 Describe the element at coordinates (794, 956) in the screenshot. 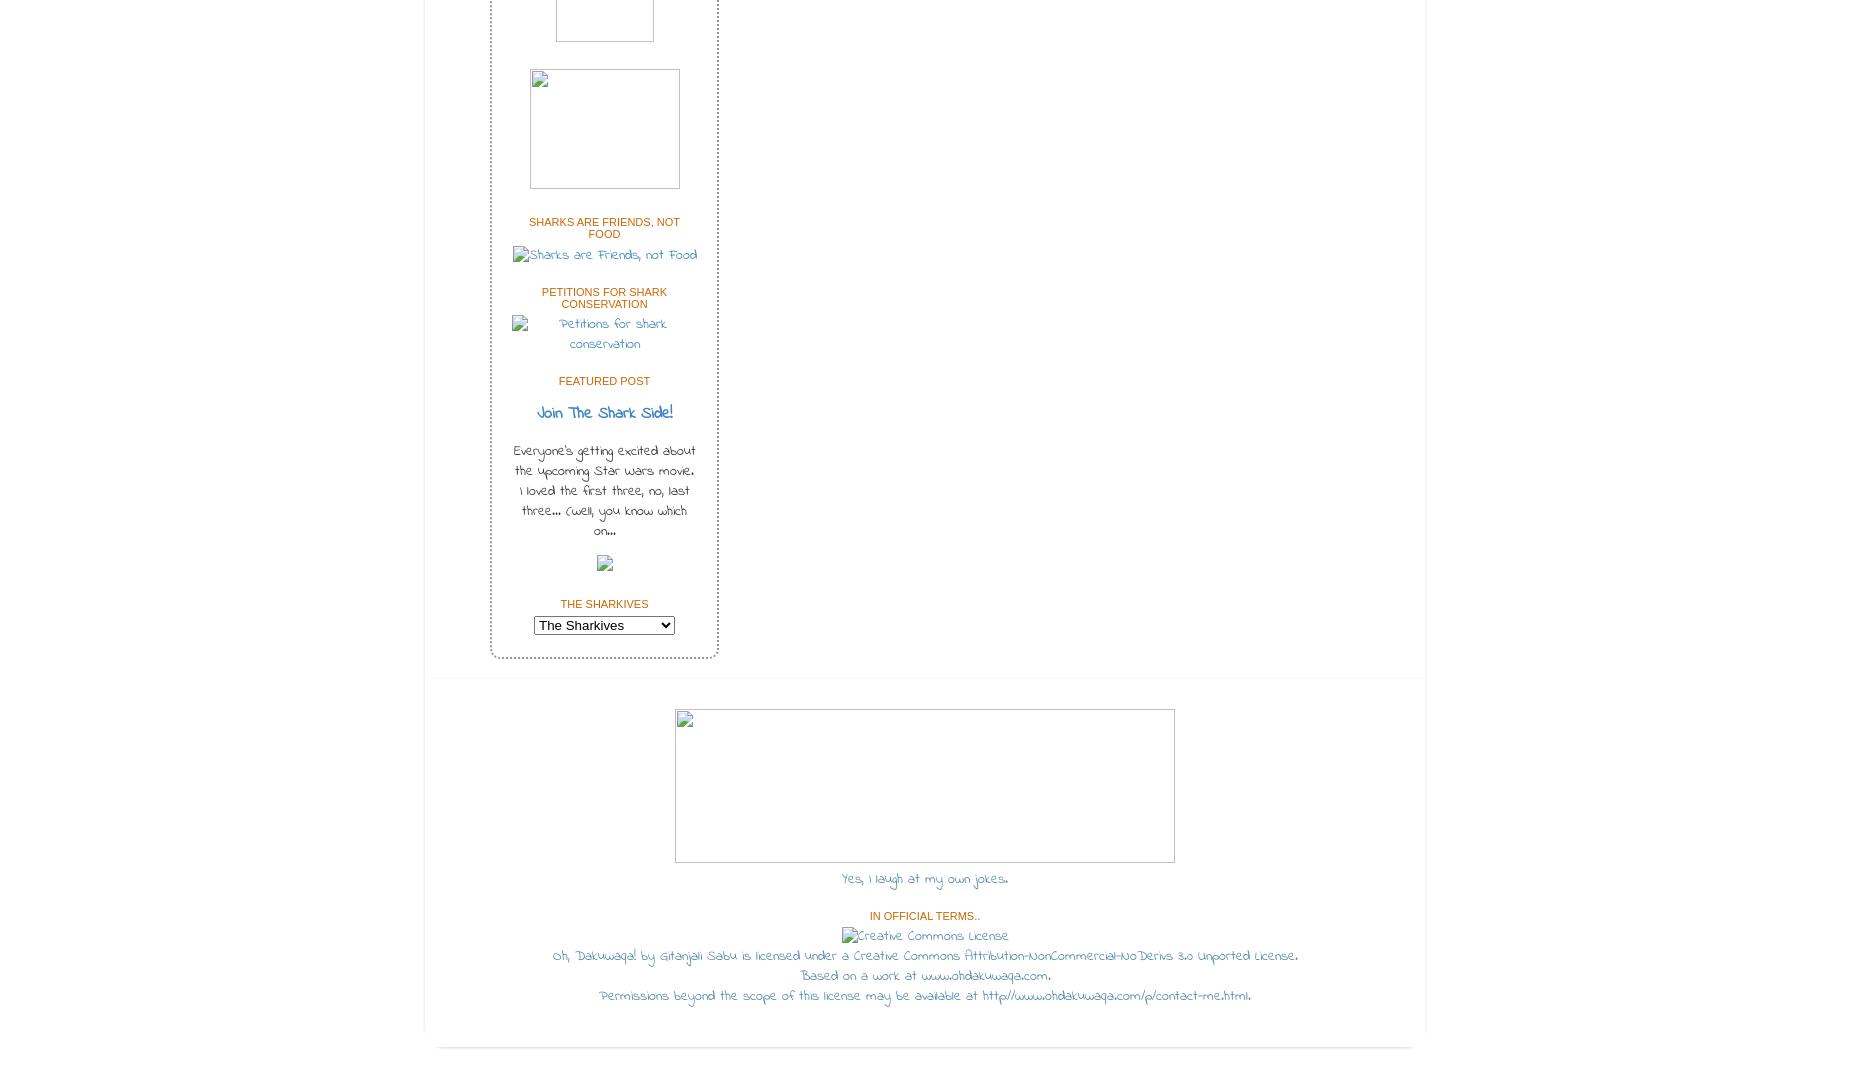

I see `'is licensed under a'` at that location.